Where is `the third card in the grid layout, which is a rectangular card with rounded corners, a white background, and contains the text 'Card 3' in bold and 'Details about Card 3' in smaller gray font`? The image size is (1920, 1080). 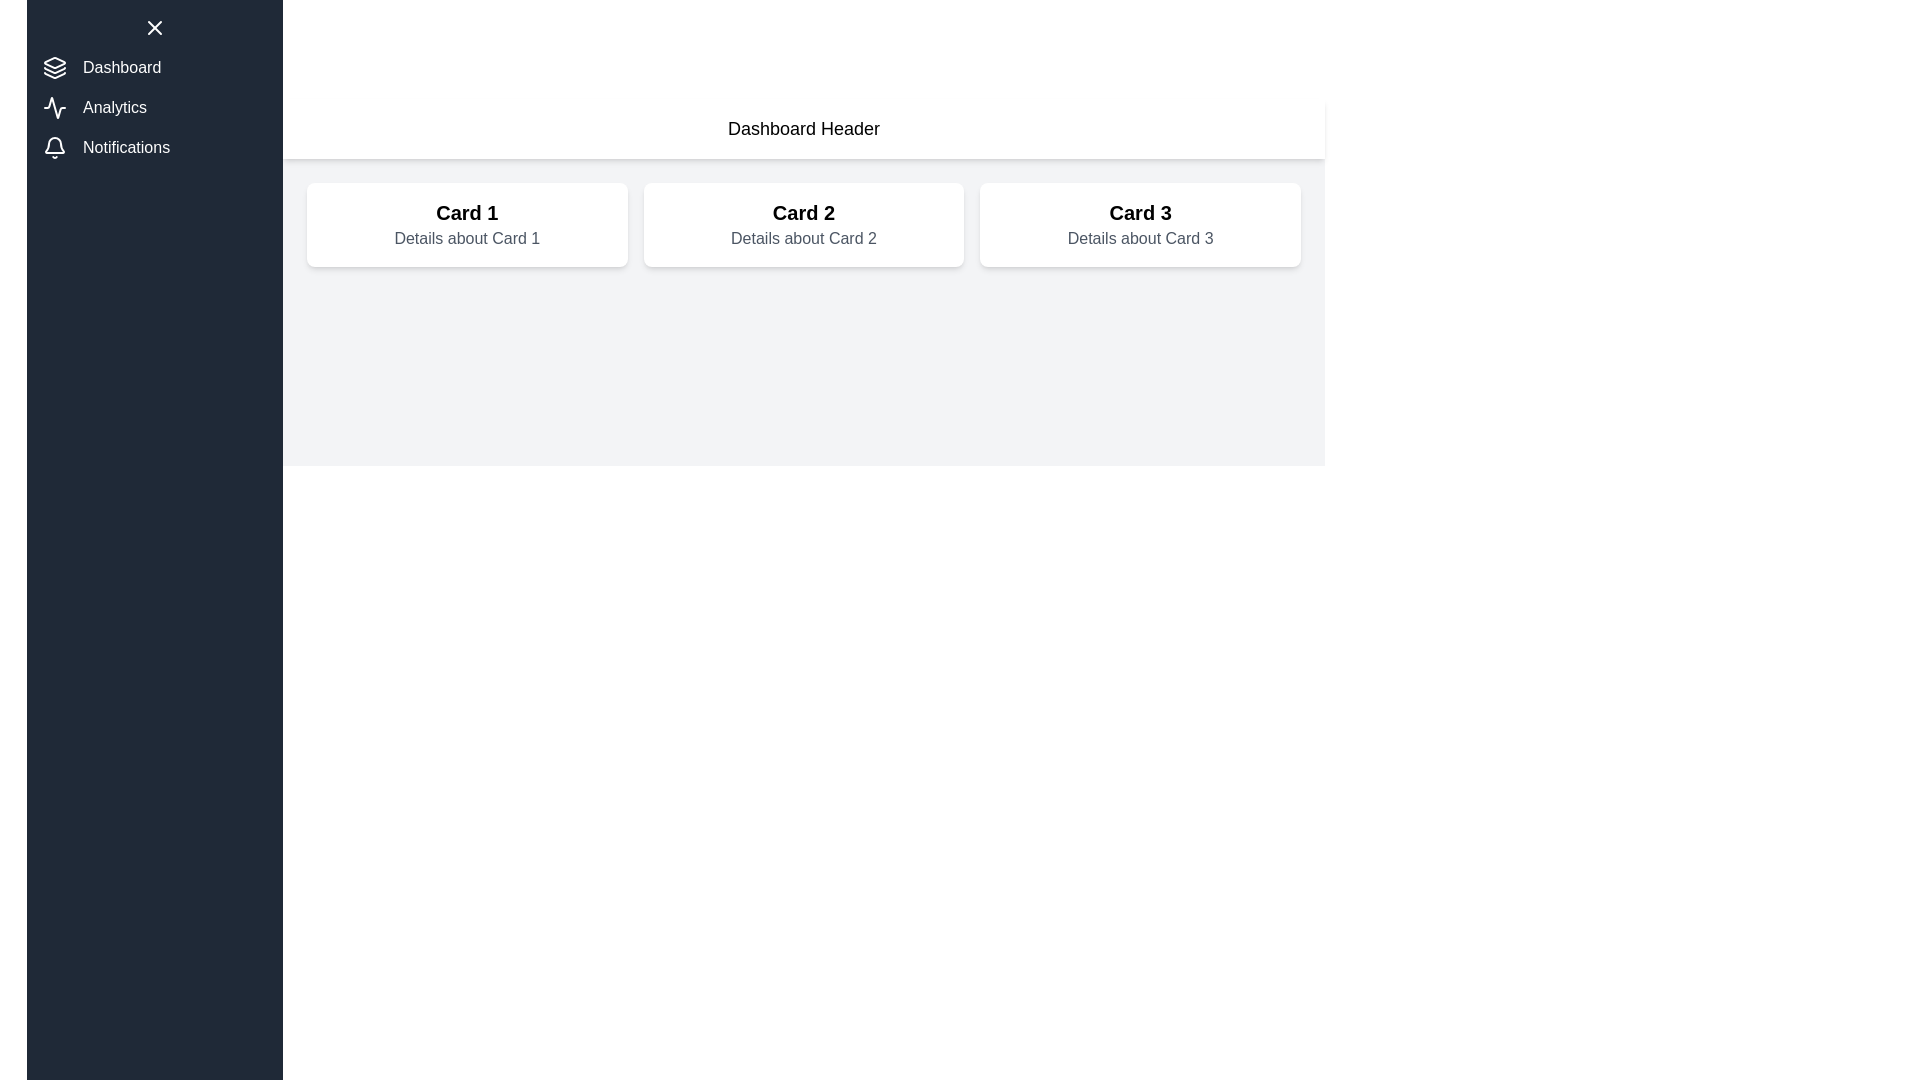 the third card in the grid layout, which is a rectangular card with rounded corners, a white background, and contains the text 'Card 3' in bold and 'Details about Card 3' in smaller gray font is located at coordinates (1140, 224).